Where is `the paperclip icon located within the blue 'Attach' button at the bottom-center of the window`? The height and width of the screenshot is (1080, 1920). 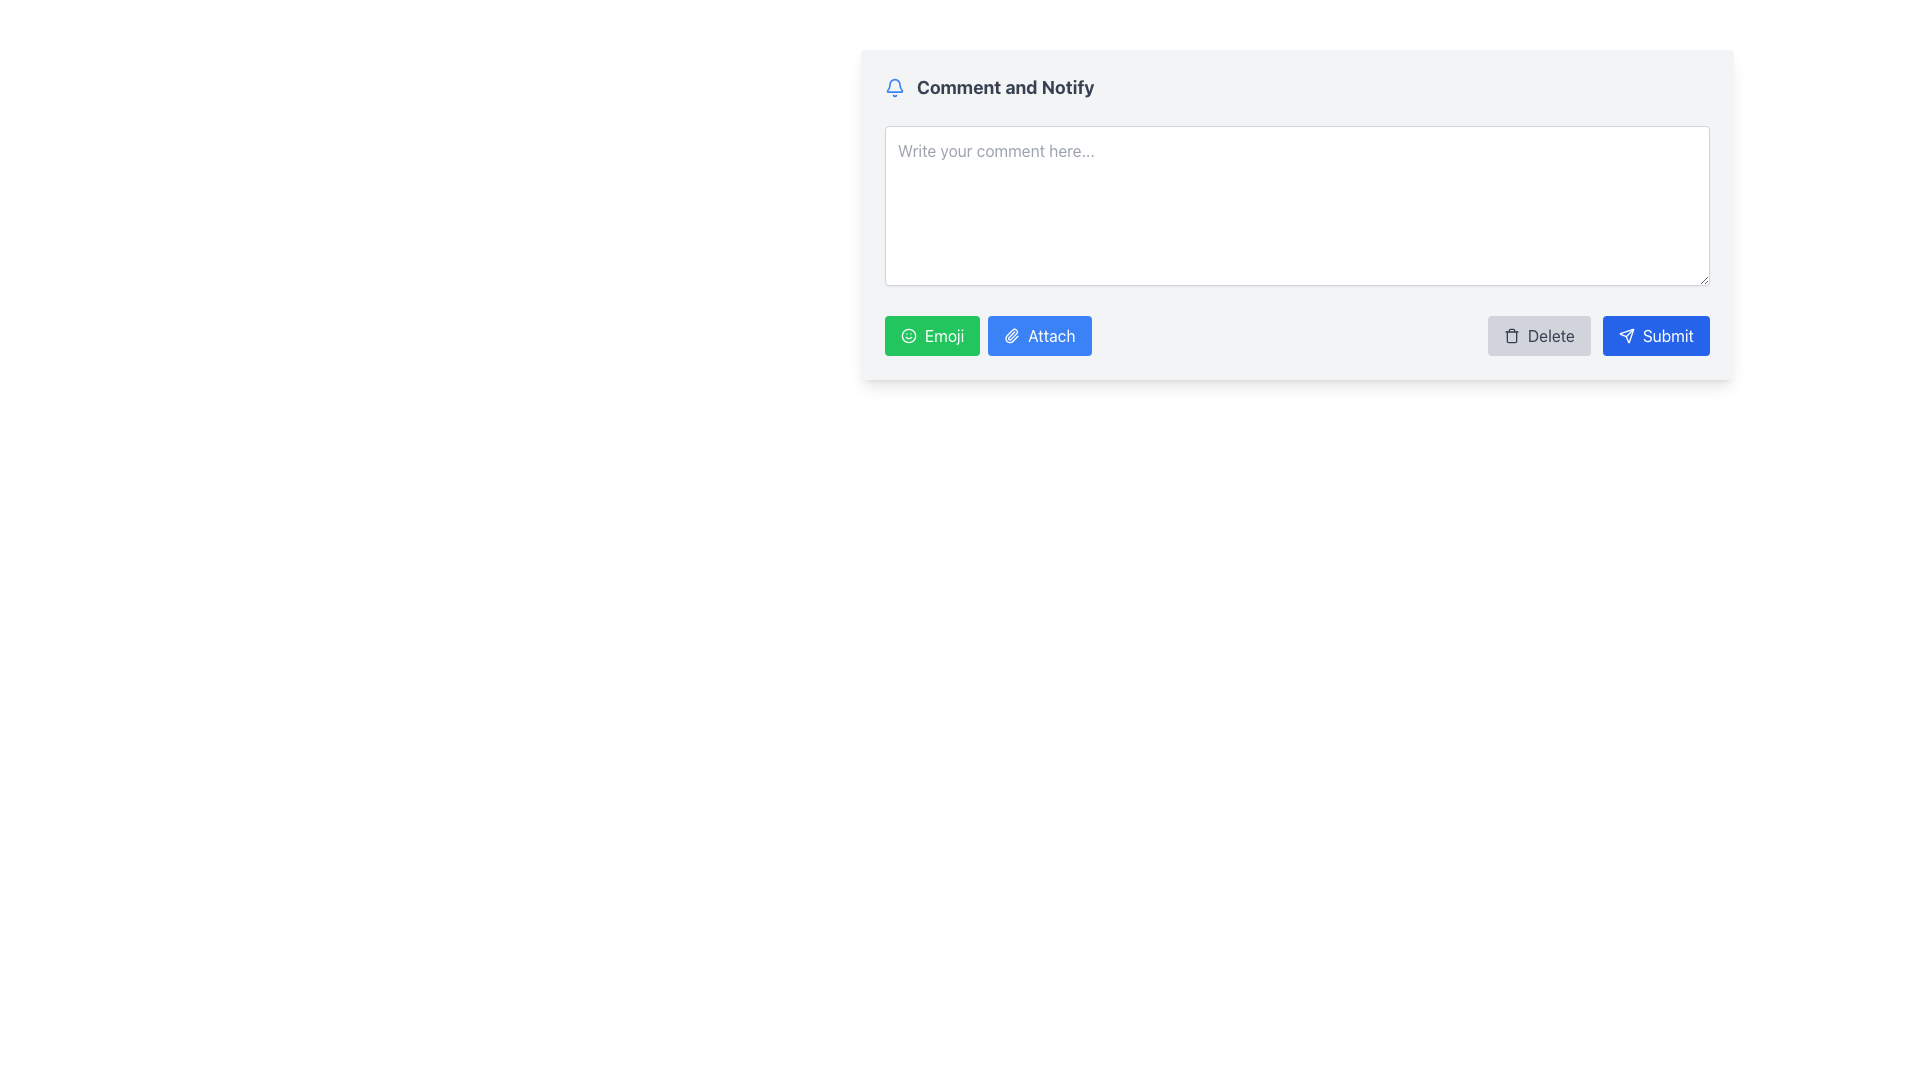
the paperclip icon located within the blue 'Attach' button at the bottom-center of the window is located at coordinates (1012, 334).